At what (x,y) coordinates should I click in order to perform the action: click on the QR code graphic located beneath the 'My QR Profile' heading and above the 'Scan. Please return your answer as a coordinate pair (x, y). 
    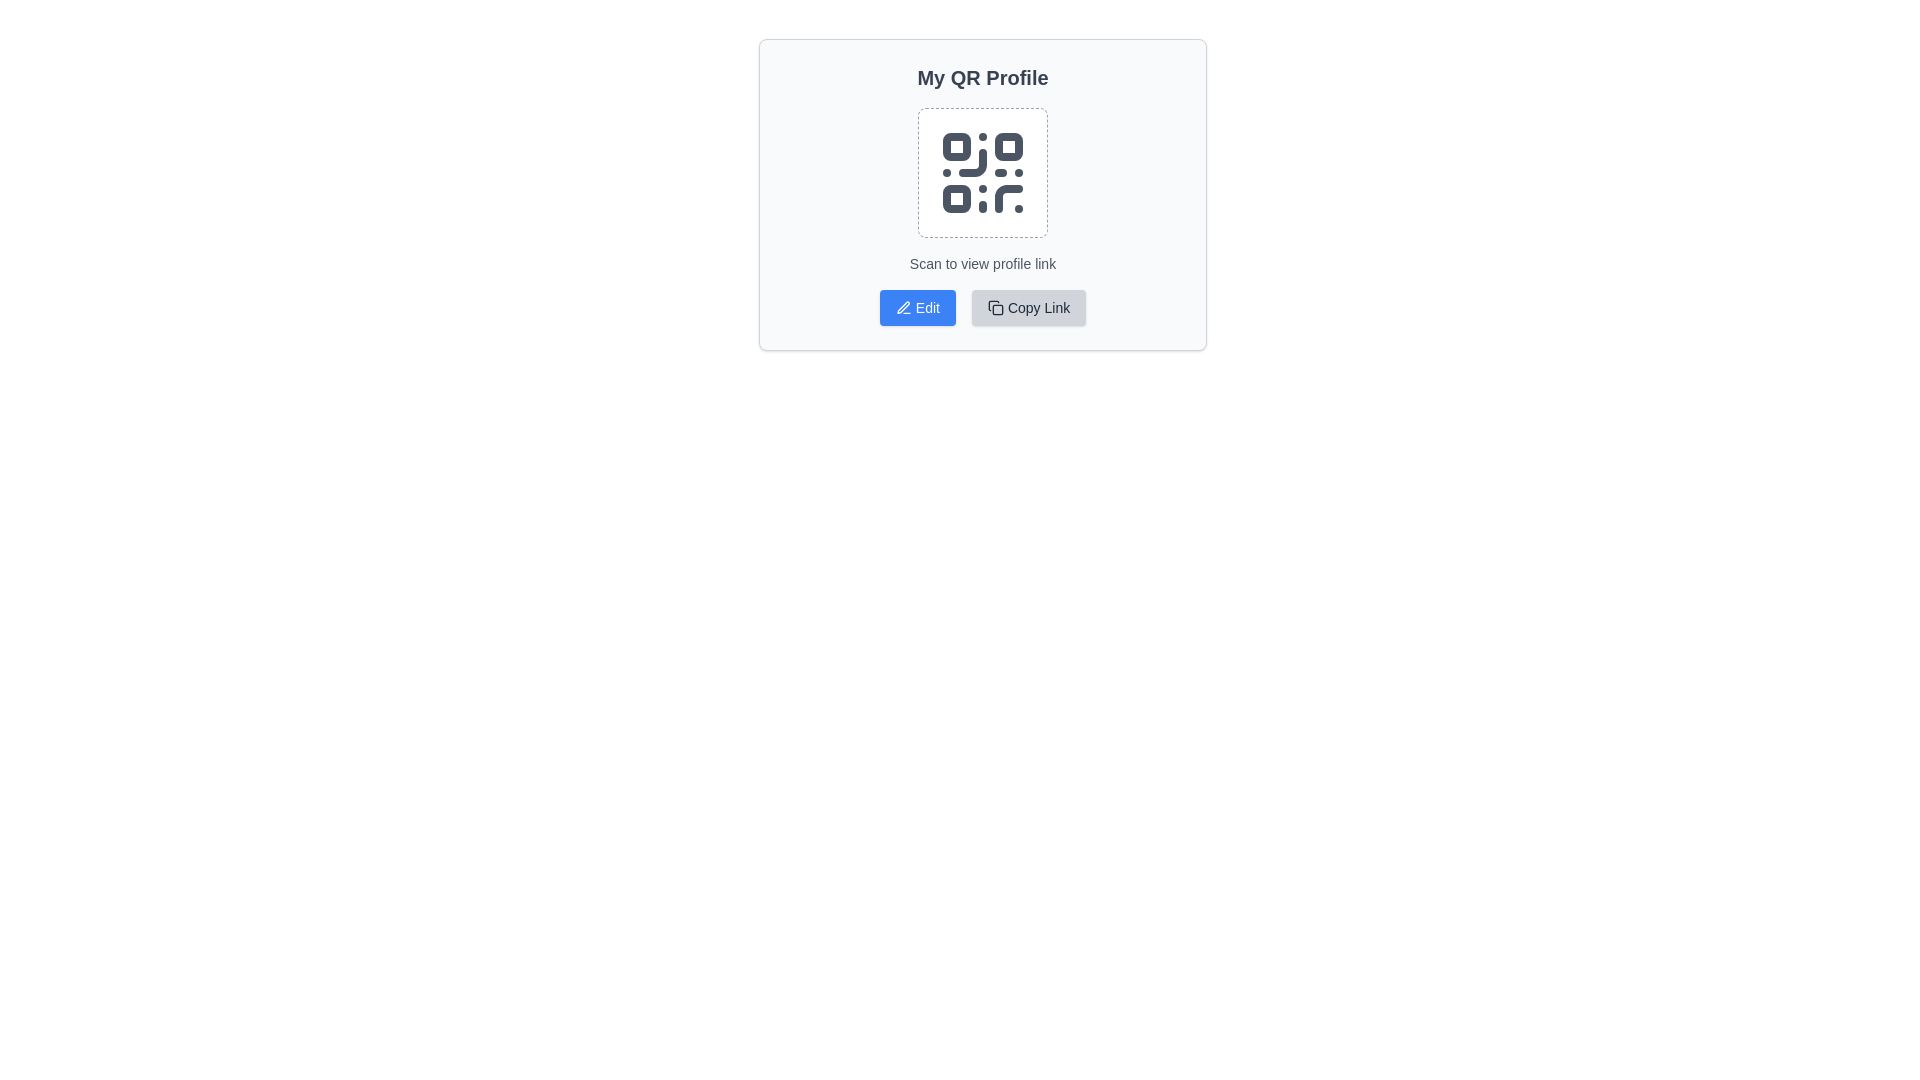
    Looking at the image, I should click on (983, 172).